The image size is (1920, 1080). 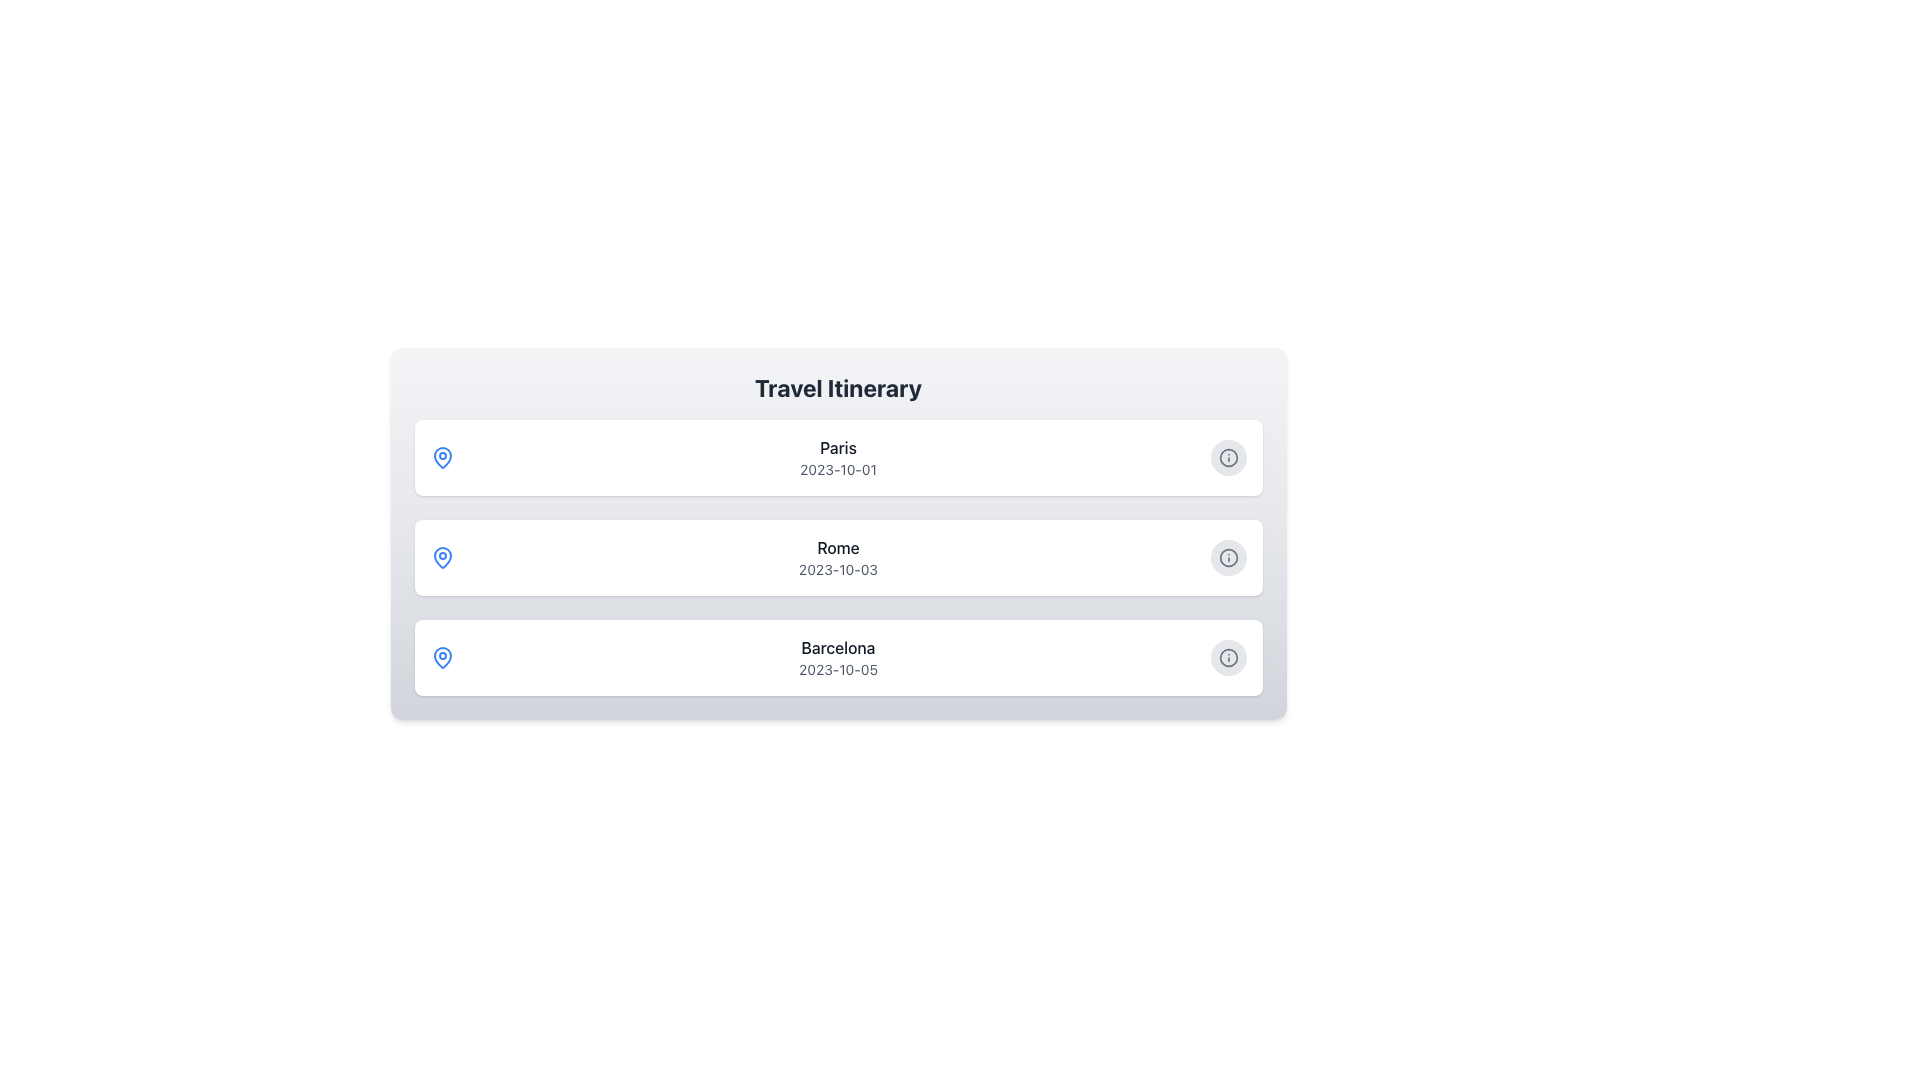 I want to click on the second card in the vertical list that displays 'Rome' with a blue map pin icon on the left and an information icon on the right, so click(x=838, y=558).